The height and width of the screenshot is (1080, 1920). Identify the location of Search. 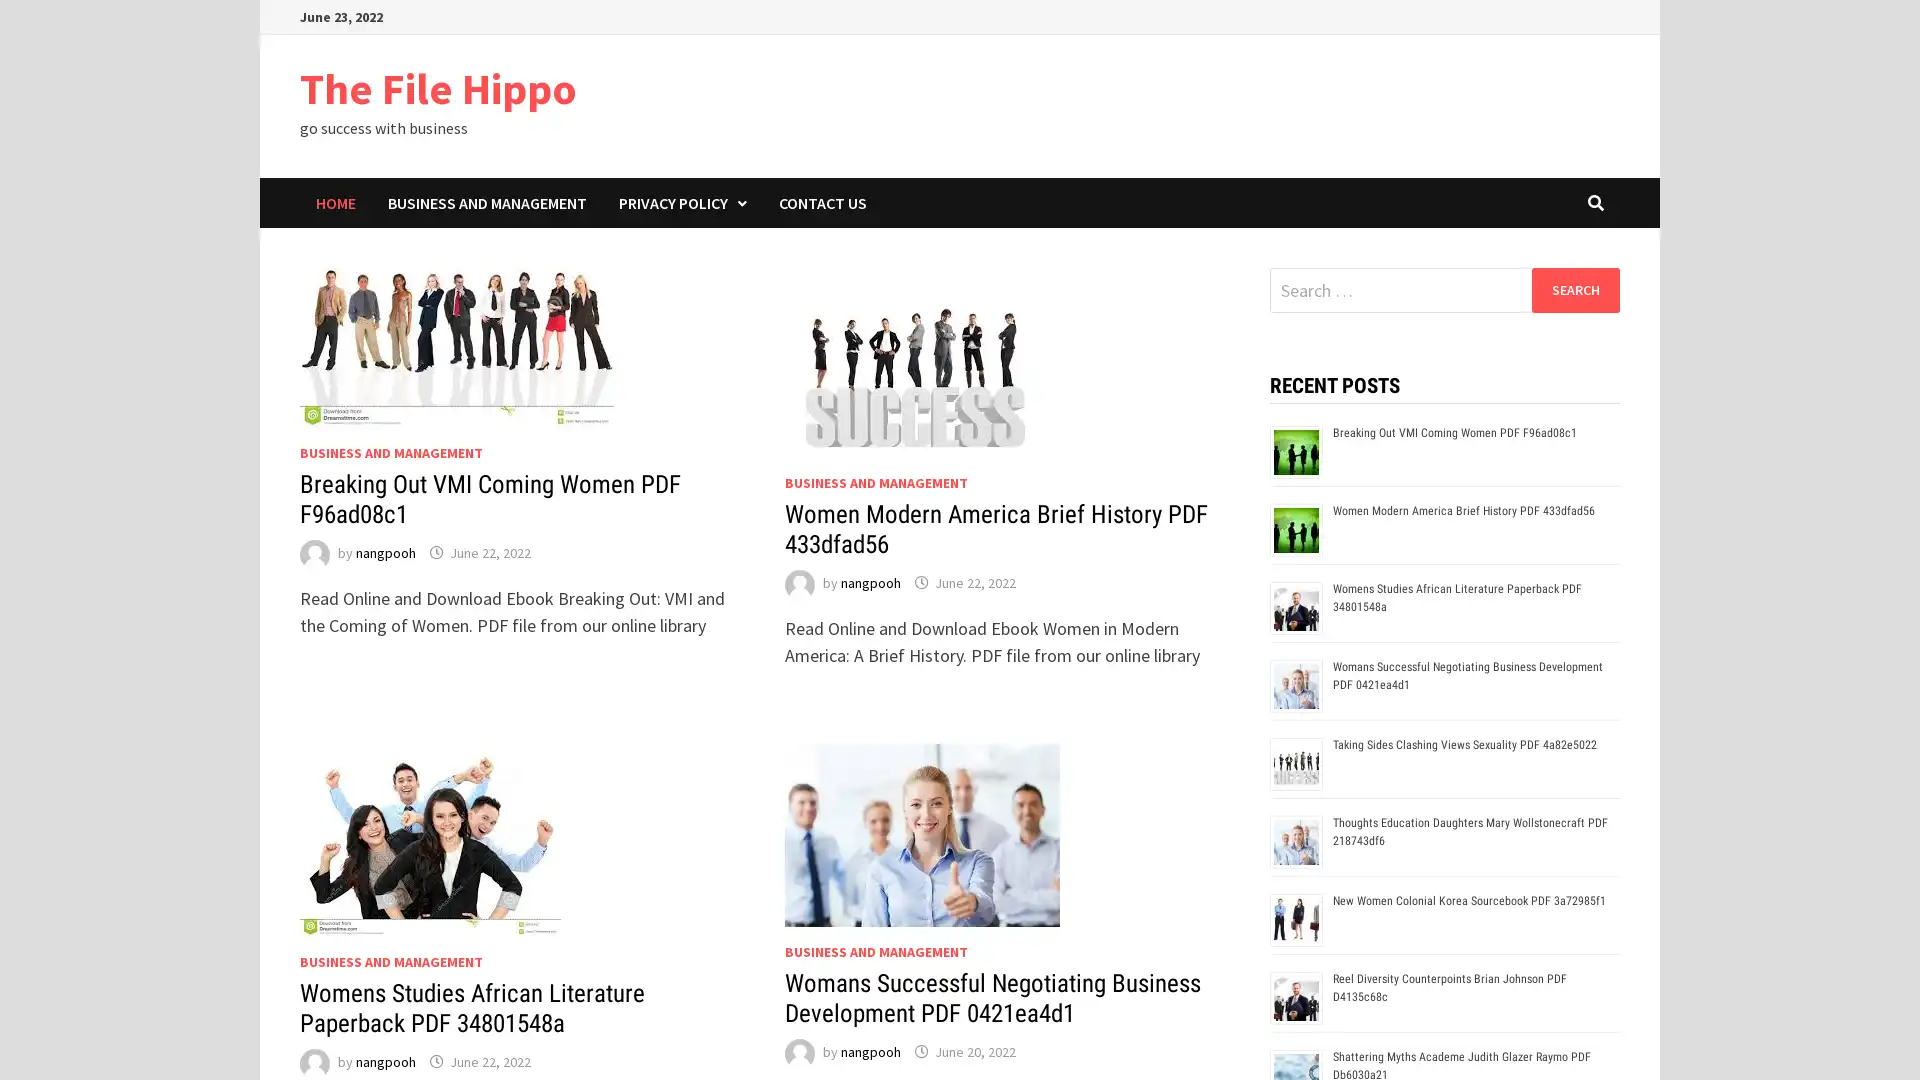
(1574, 289).